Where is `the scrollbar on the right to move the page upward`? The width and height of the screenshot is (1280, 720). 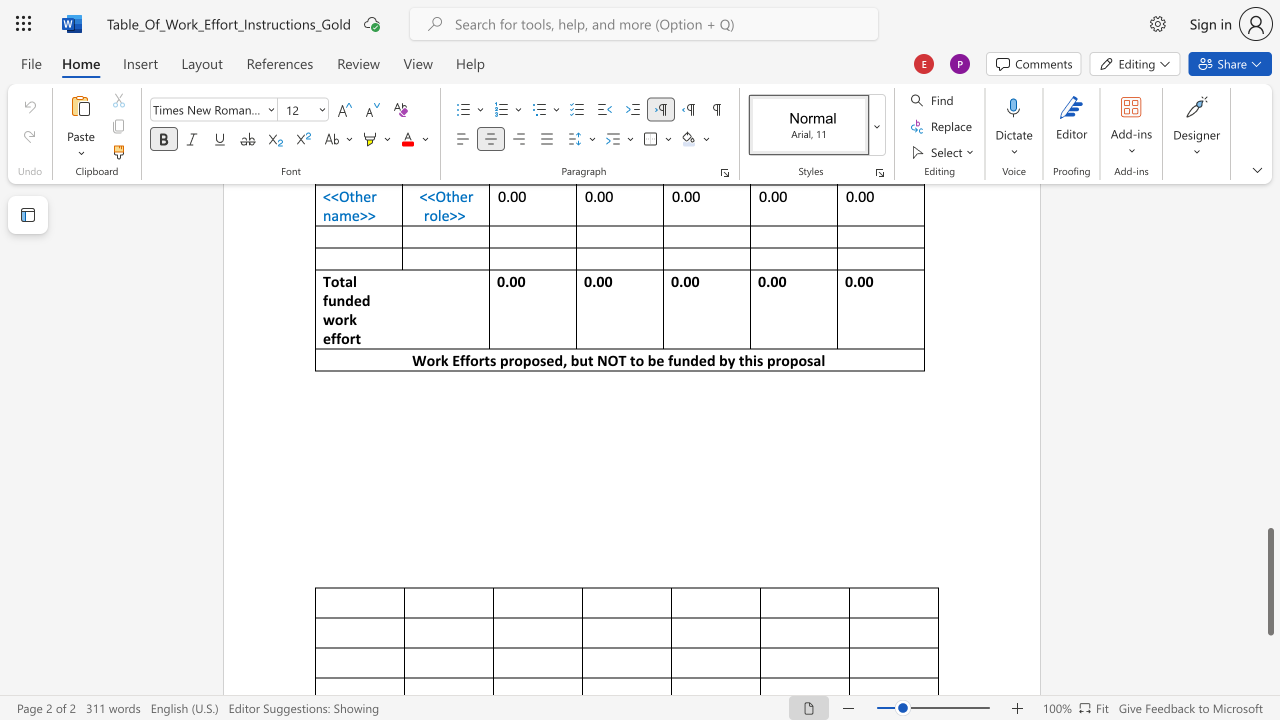
the scrollbar on the right to move the page upward is located at coordinates (1269, 438).